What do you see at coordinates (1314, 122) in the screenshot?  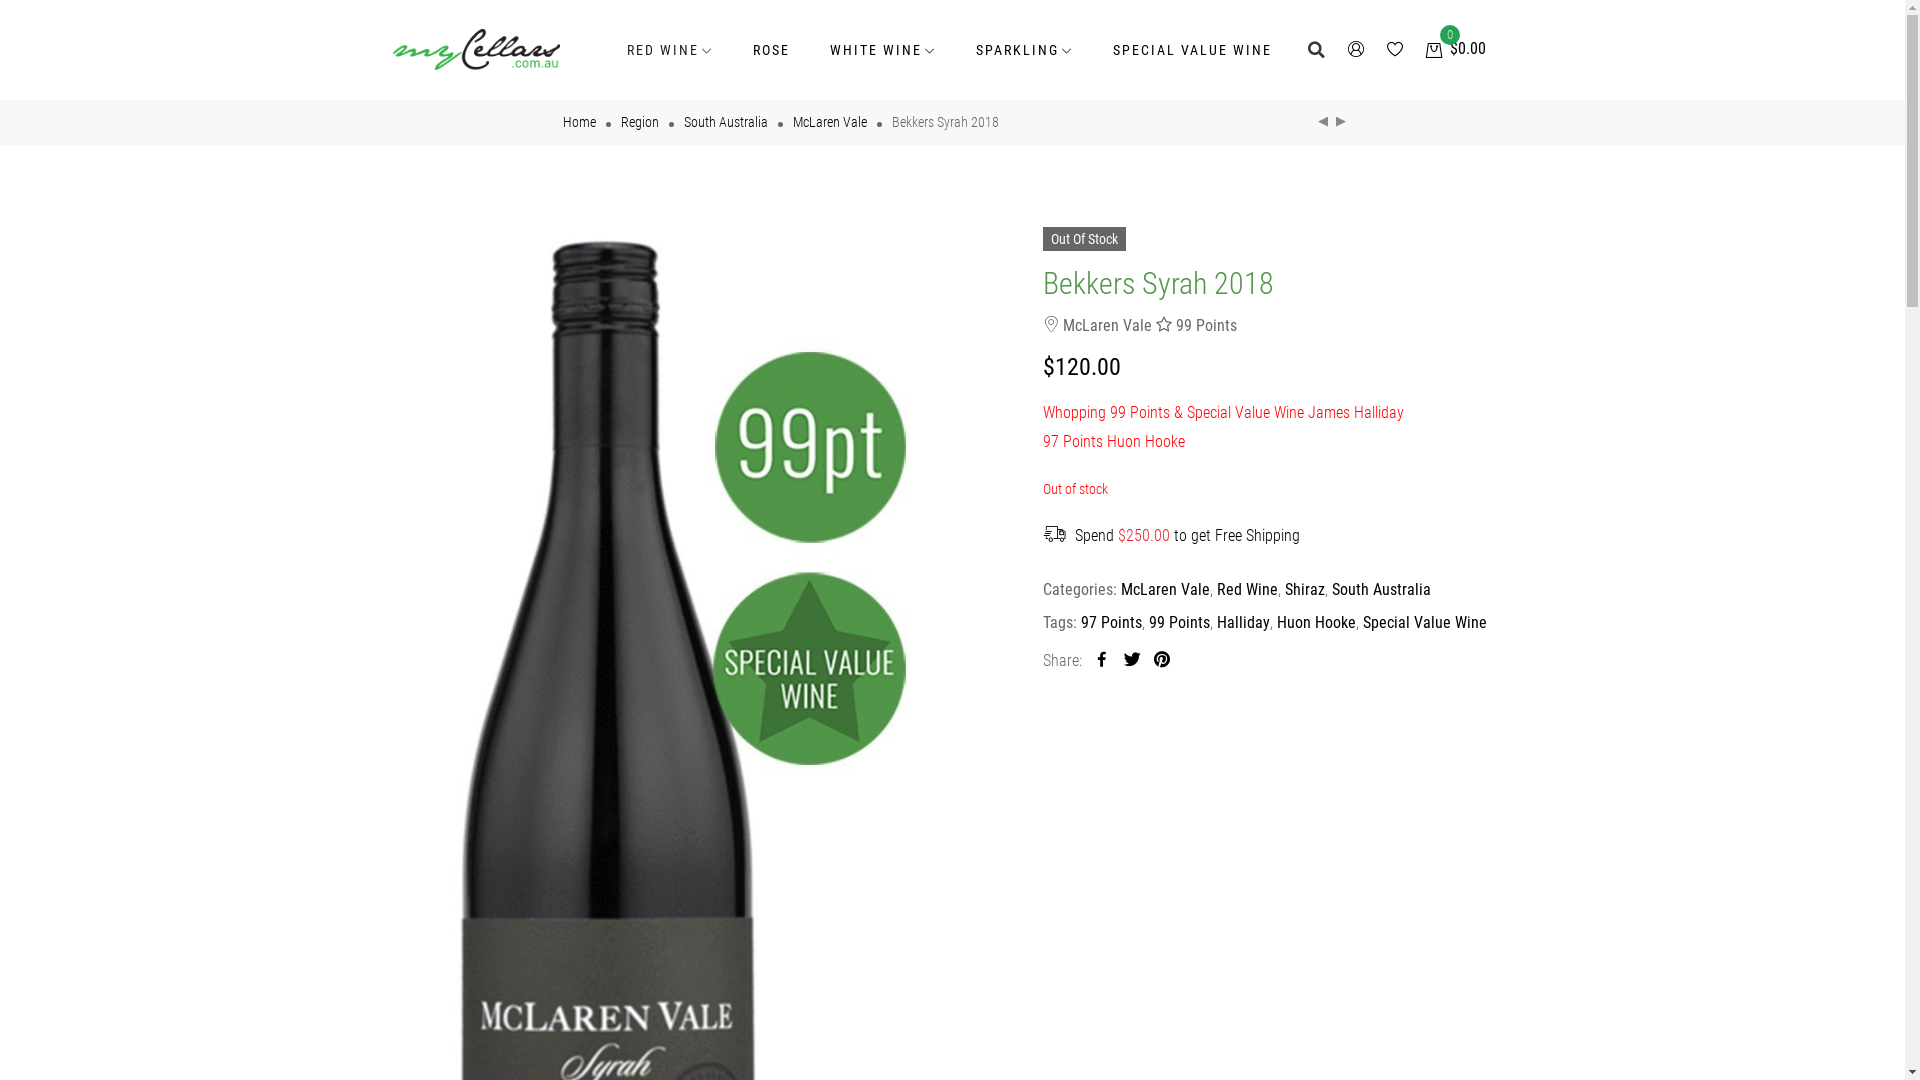 I see `'Lobethal Road Sauvignon Blanc 2023'` at bounding box center [1314, 122].